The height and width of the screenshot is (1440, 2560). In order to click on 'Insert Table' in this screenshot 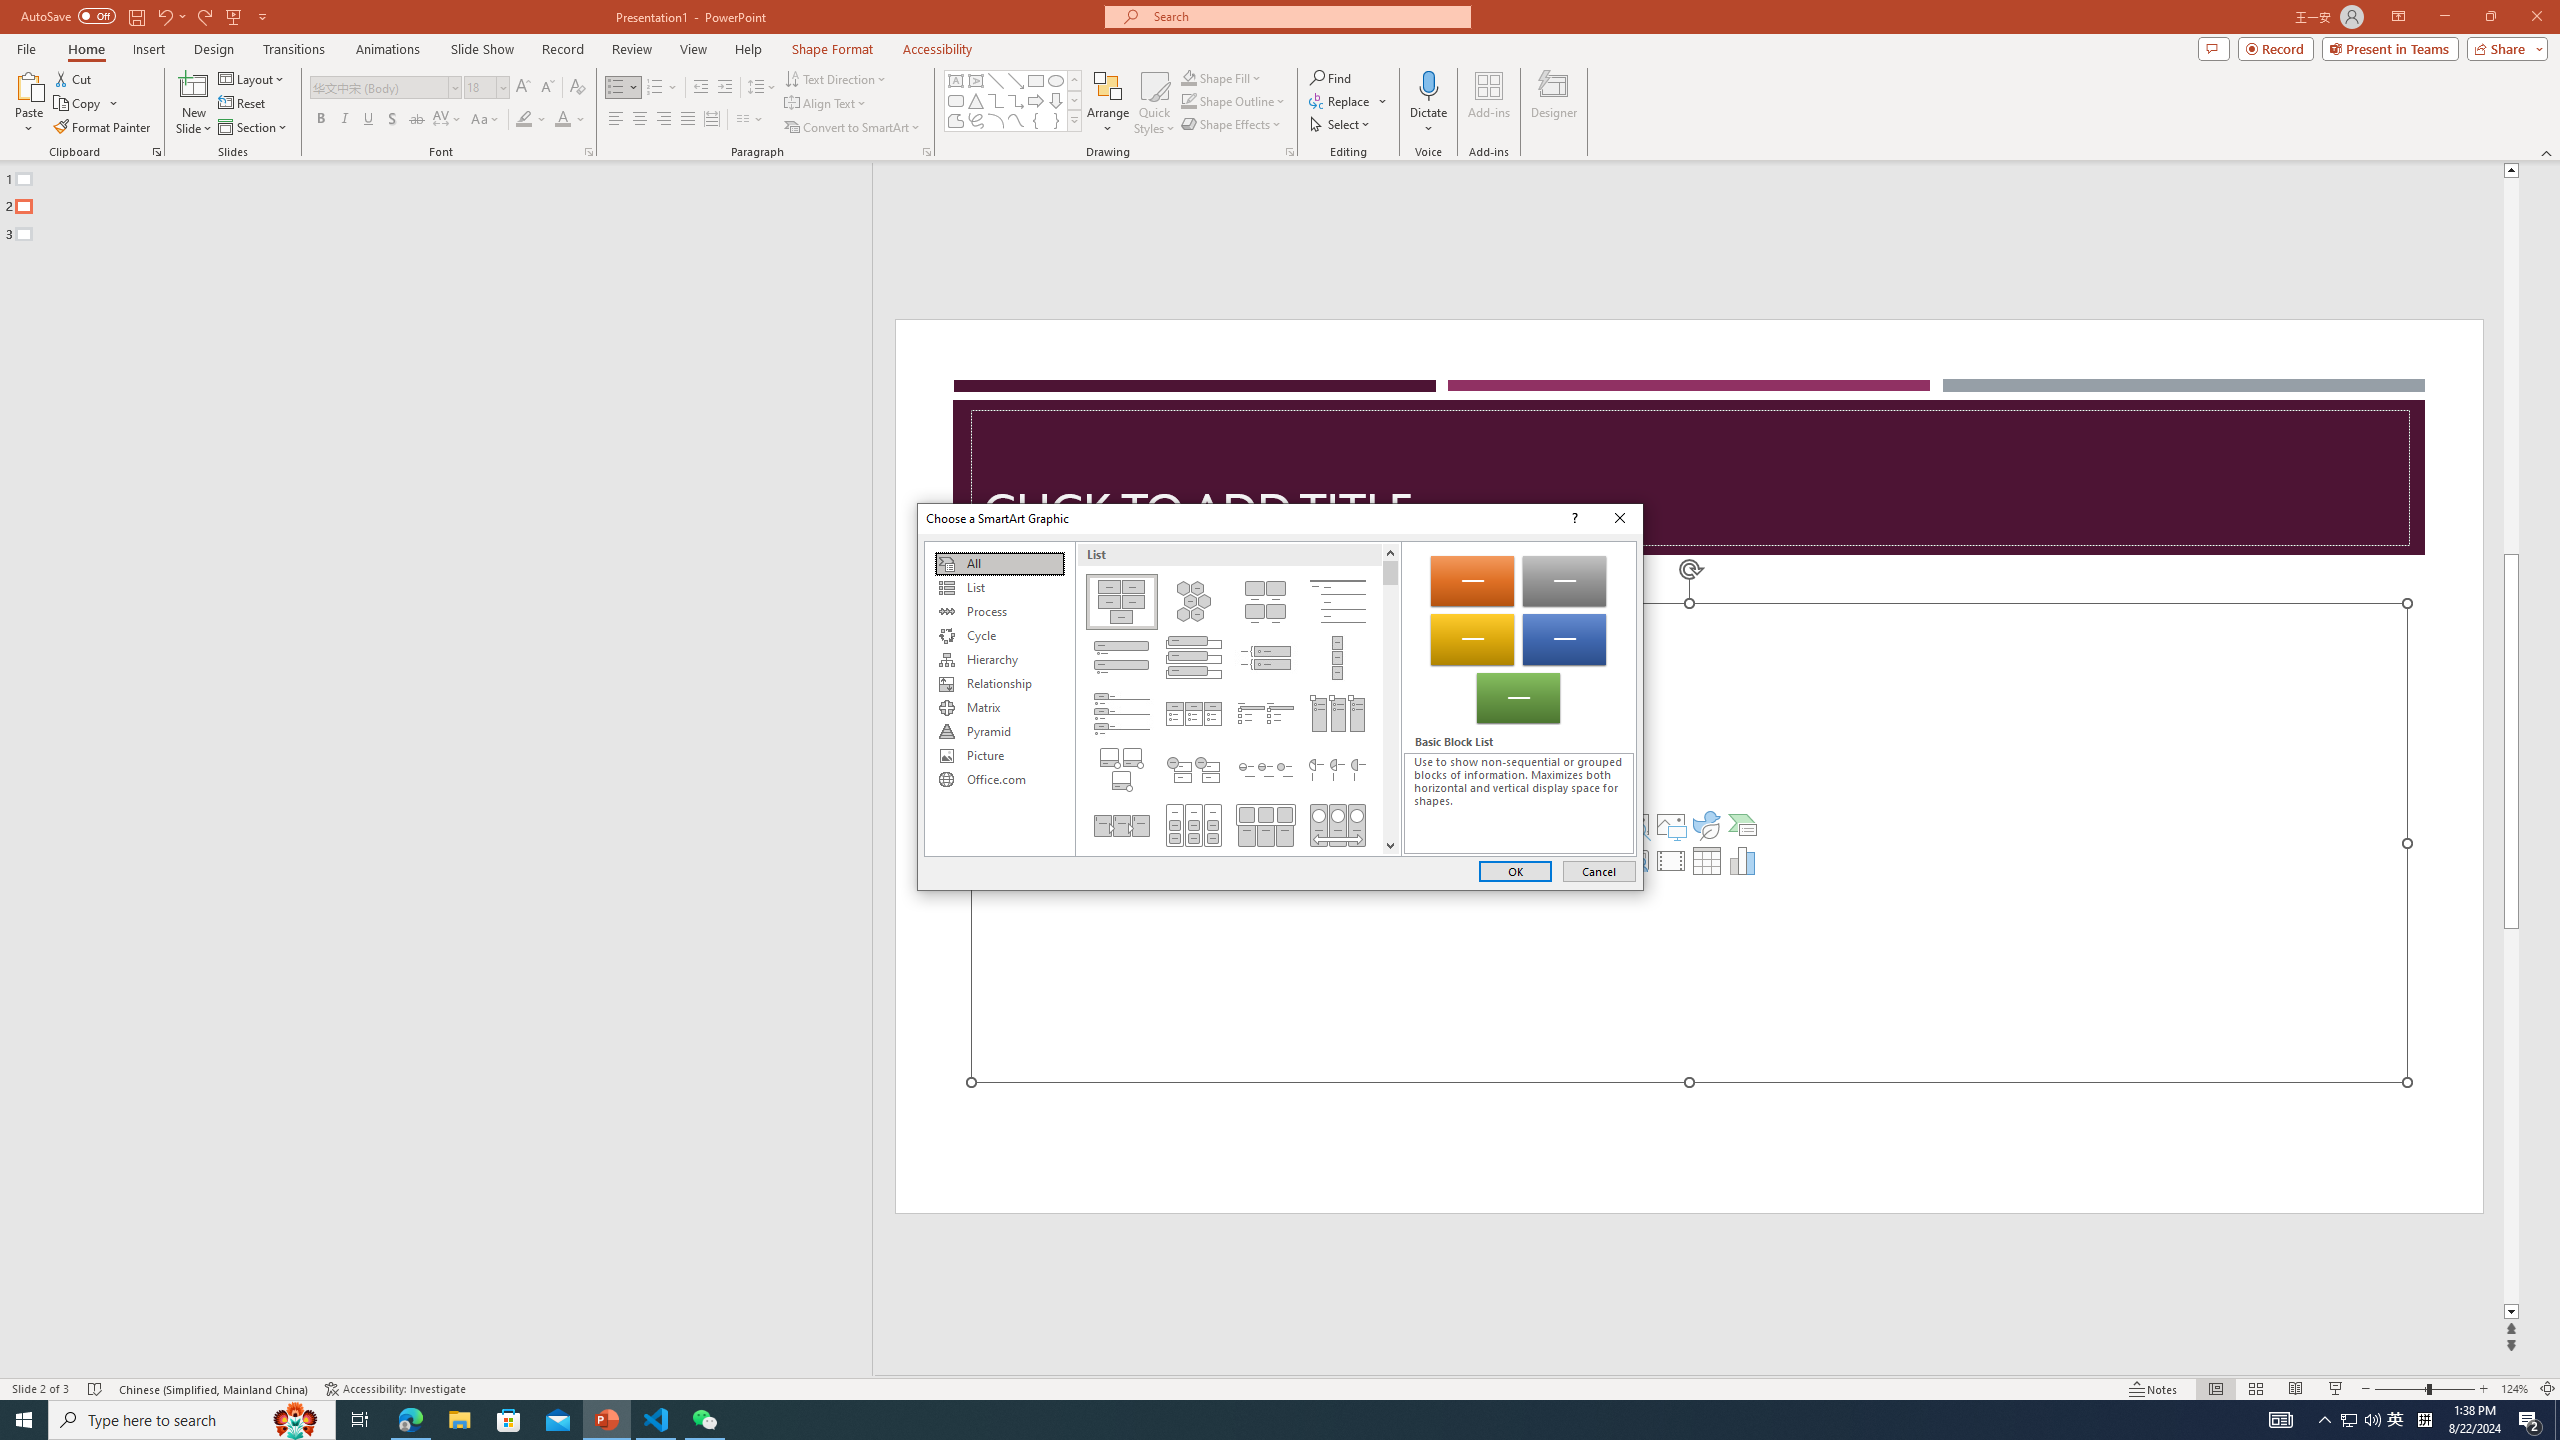, I will do `click(1707, 861)`.